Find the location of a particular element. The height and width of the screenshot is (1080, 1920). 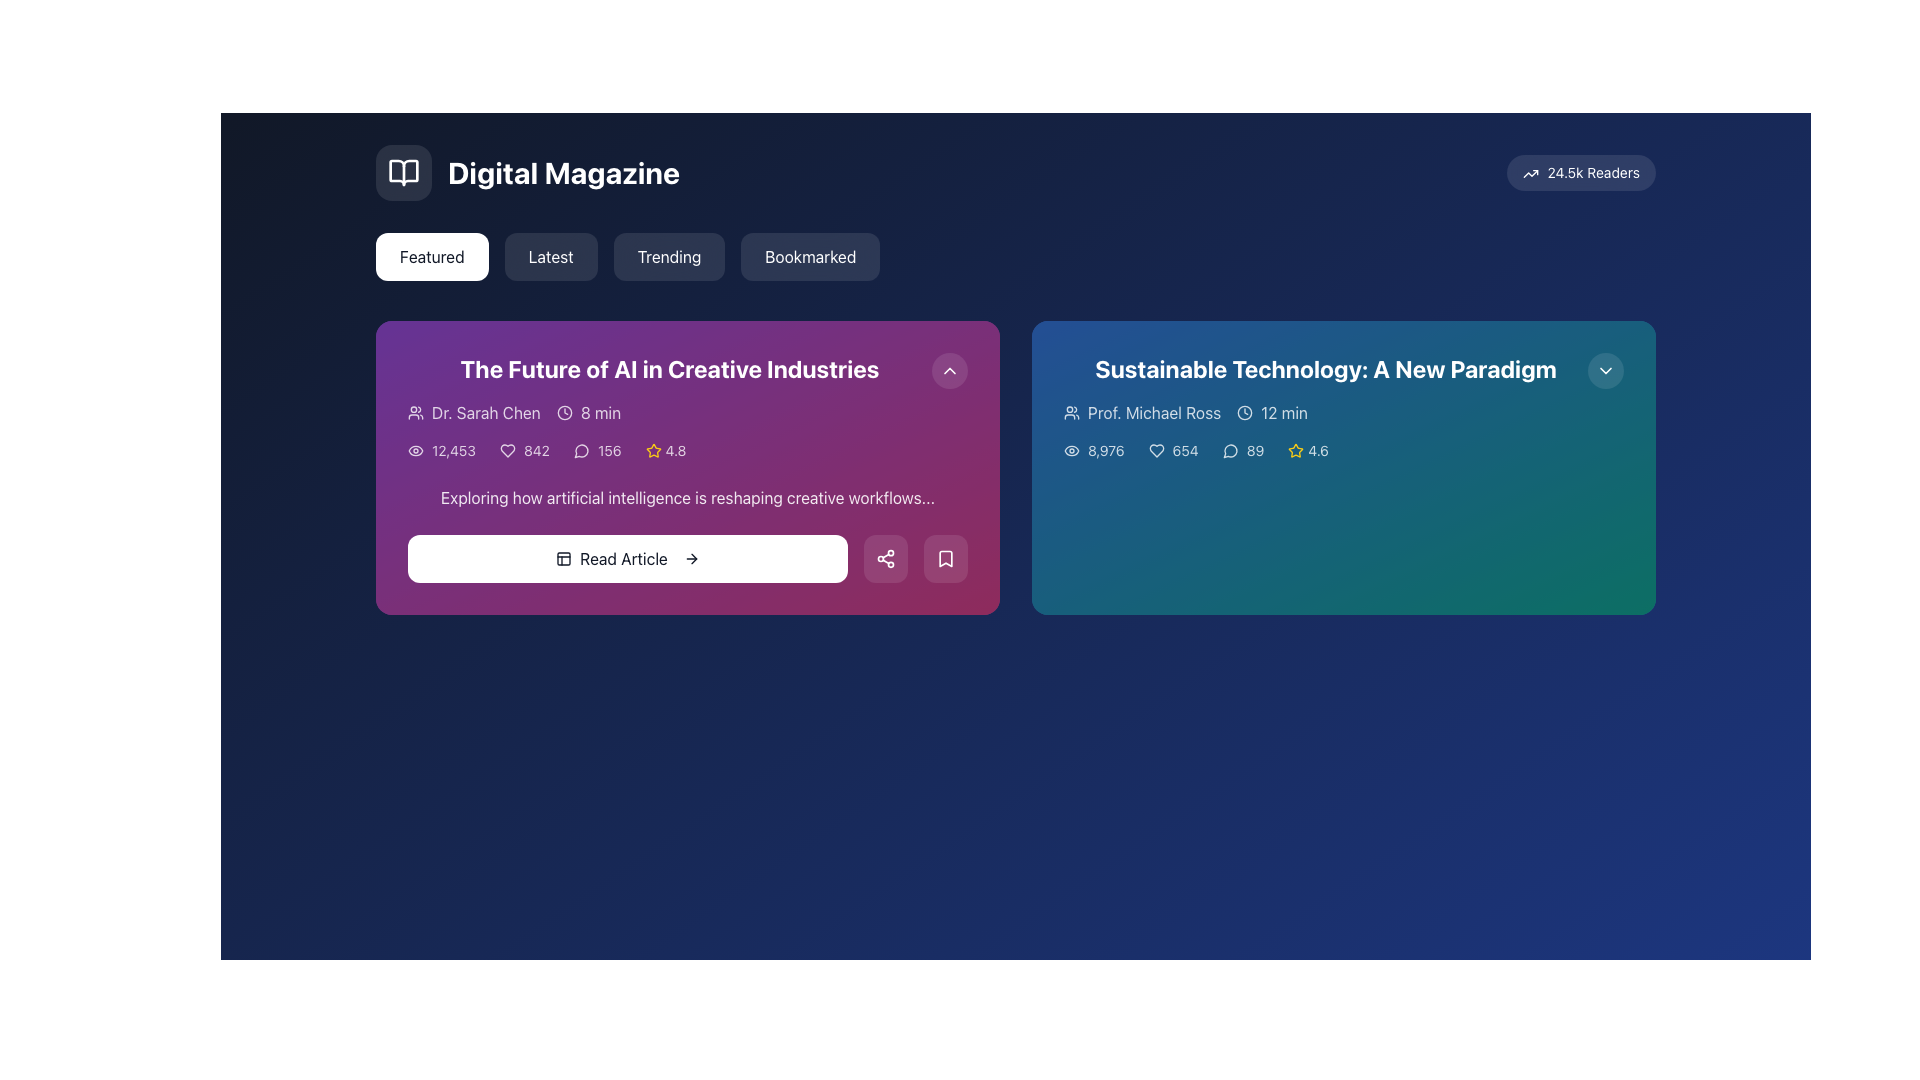

the bookmark-shaped icon styled in white on a purple background located at the bottom-right corner of the article card titled 'The Future of AI in Creative Industries' is located at coordinates (944, 559).